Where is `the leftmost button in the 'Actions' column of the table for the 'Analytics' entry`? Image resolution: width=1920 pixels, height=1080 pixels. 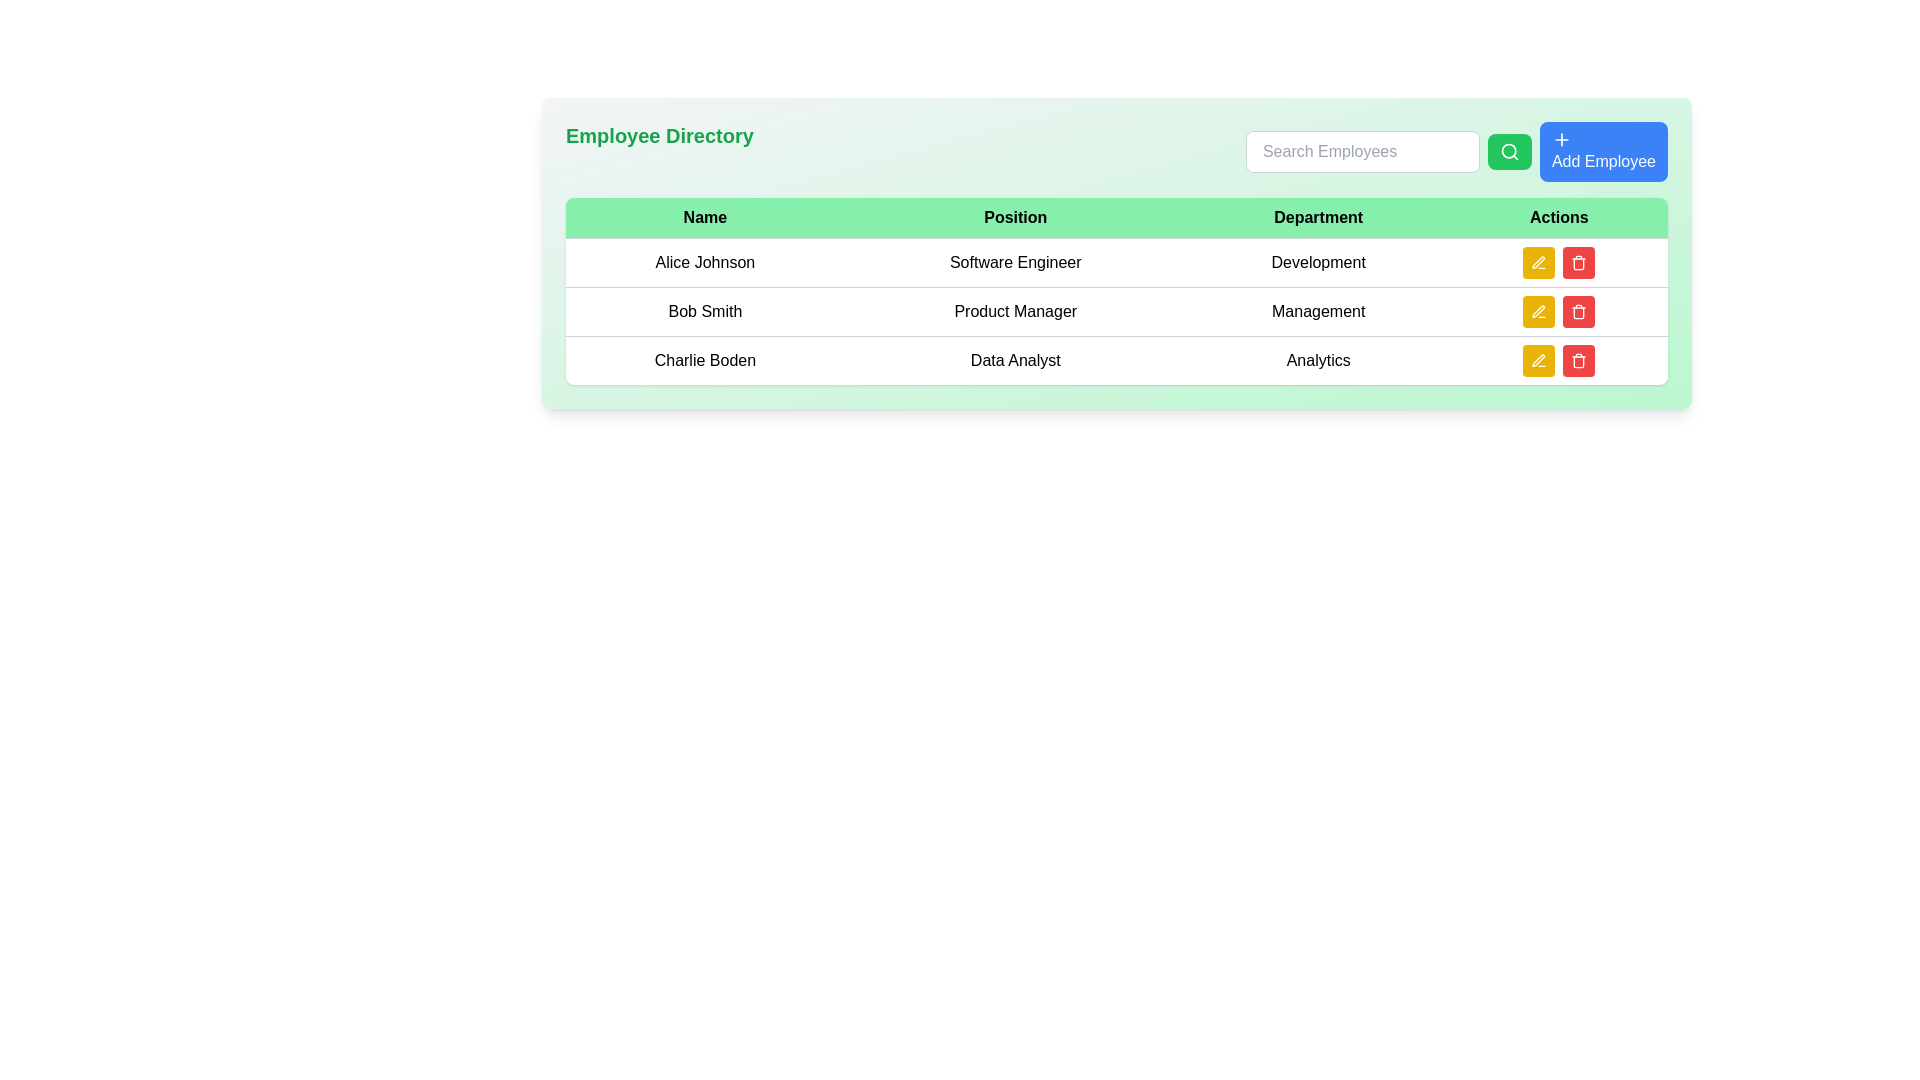 the leftmost button in the 'Actions' column of the table for the 'Analytics' entry is located at coordinates (1538, 361).